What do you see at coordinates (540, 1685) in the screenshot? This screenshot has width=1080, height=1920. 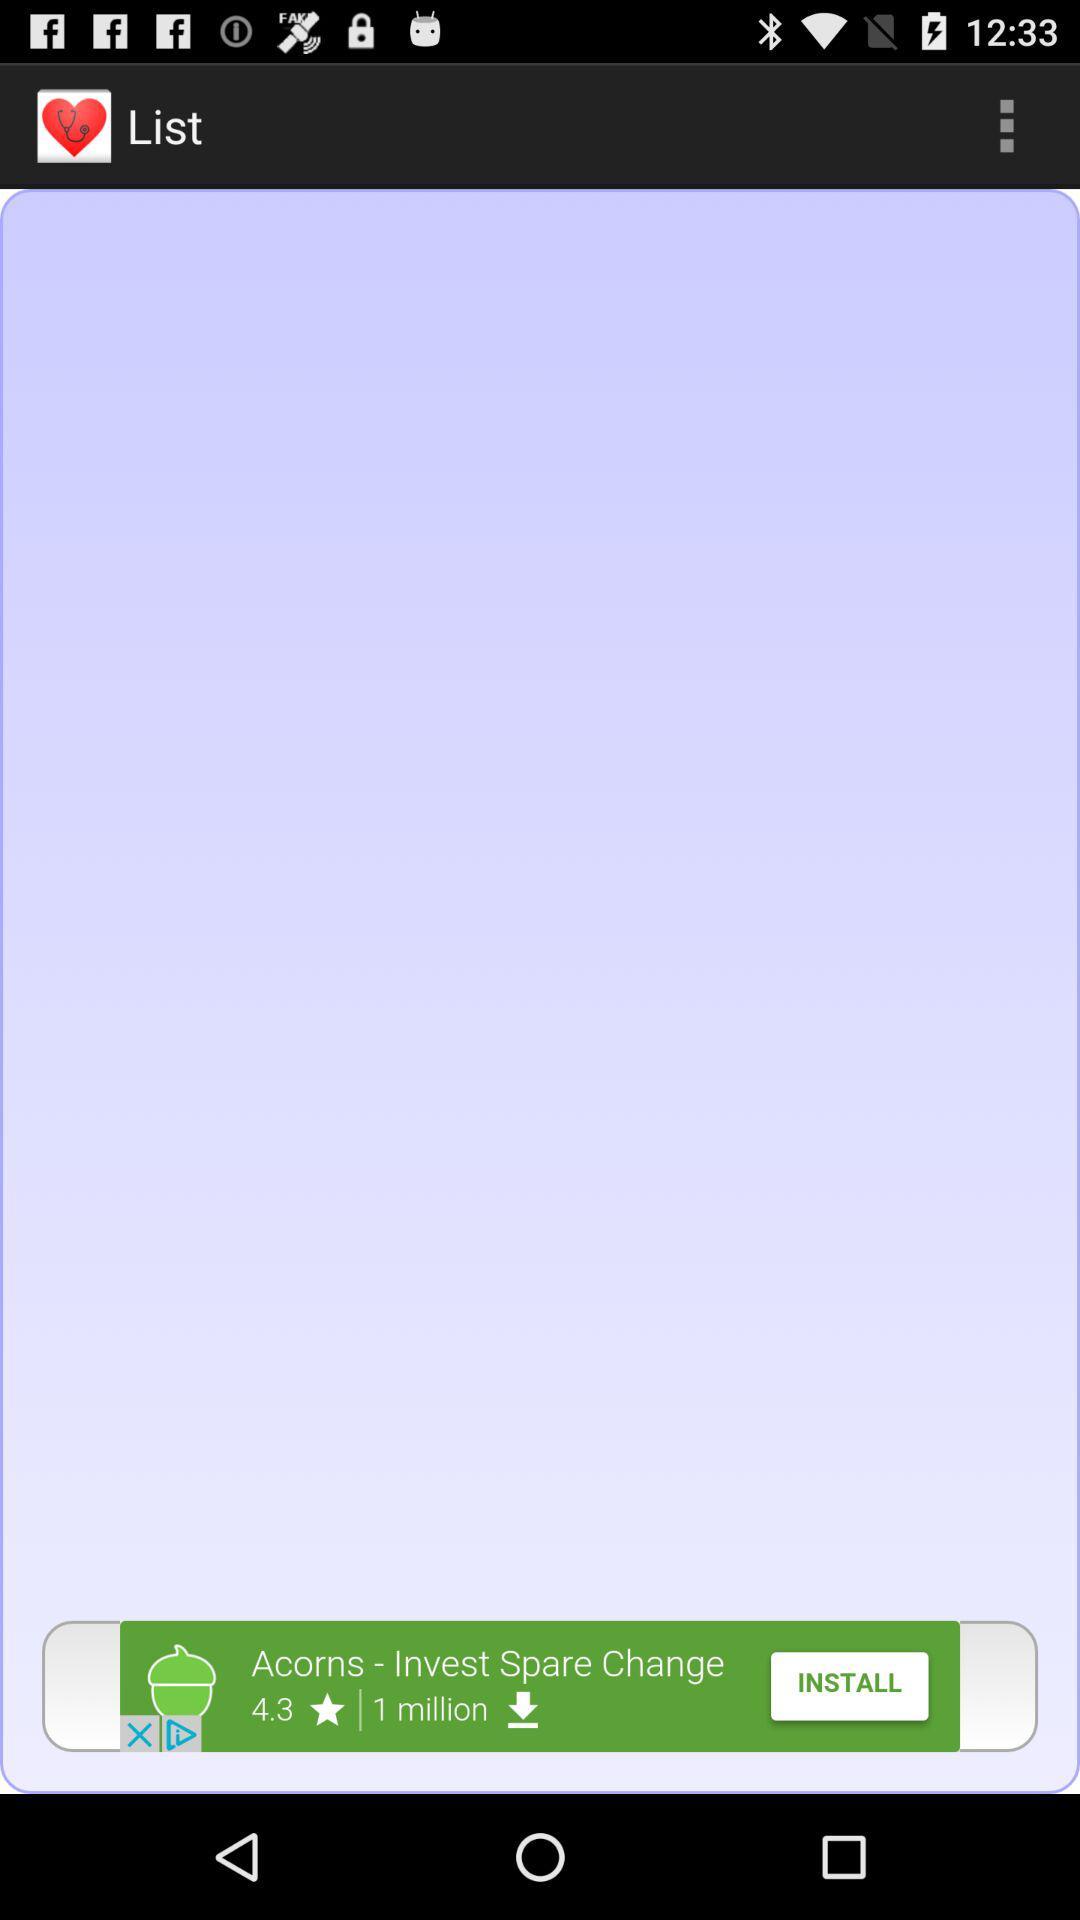 I see `pop-up advertisement` at bounding box center [540, 1685].